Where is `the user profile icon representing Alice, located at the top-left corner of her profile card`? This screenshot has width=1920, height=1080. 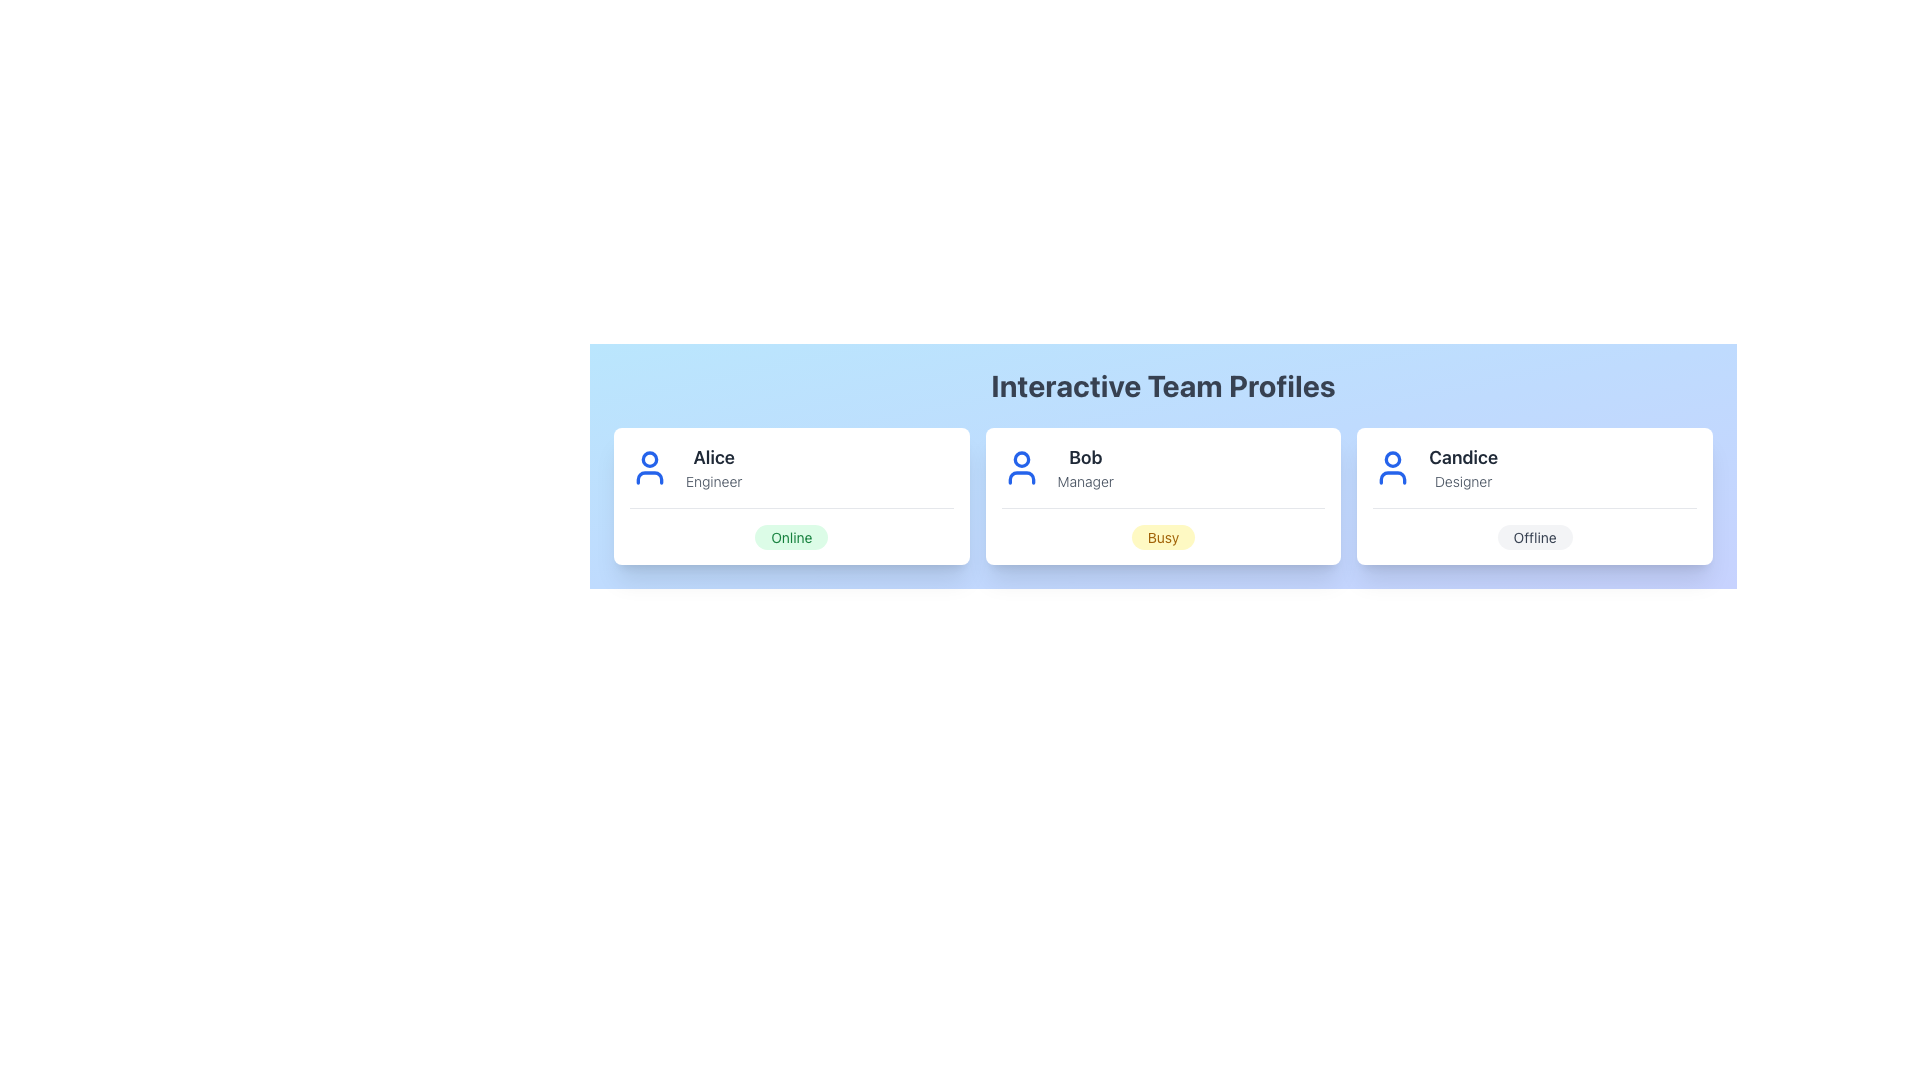 the user profile icon representing Alice, located at the top-left corner of her profile card is located at coordinates (649, 467).